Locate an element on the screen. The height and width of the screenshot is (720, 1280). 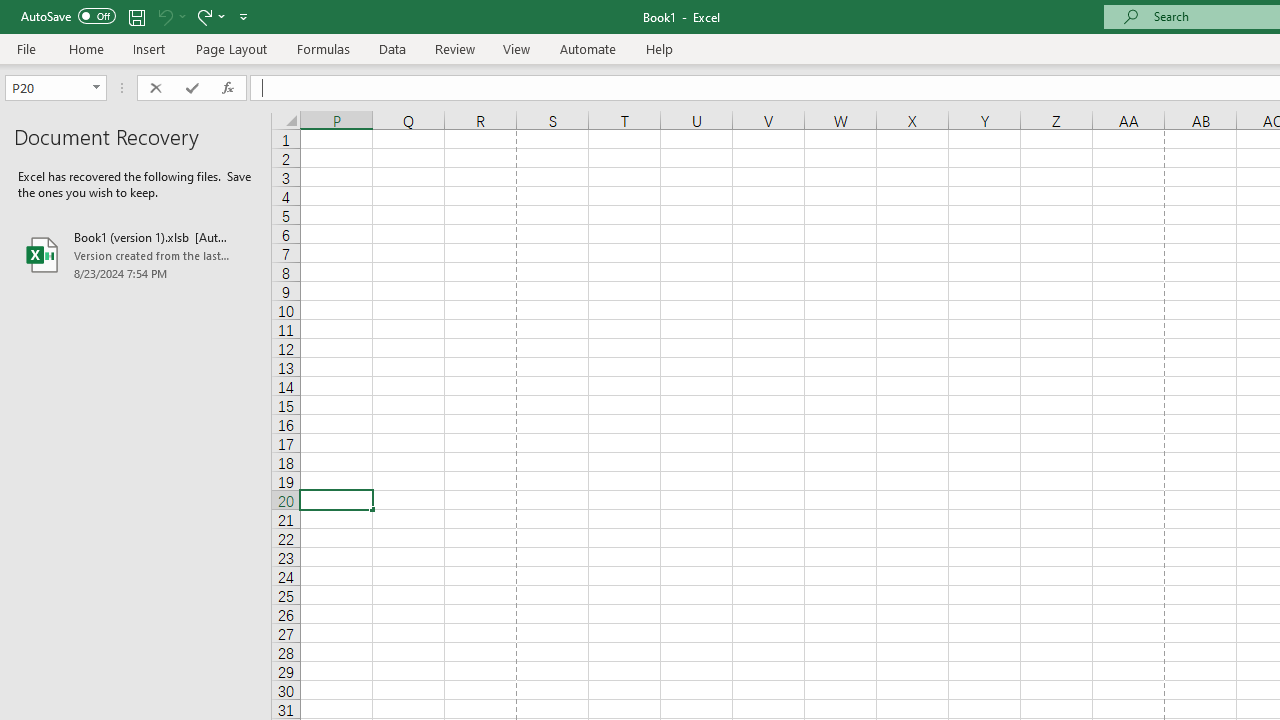
'Help' is located at coordinates (660, 48).